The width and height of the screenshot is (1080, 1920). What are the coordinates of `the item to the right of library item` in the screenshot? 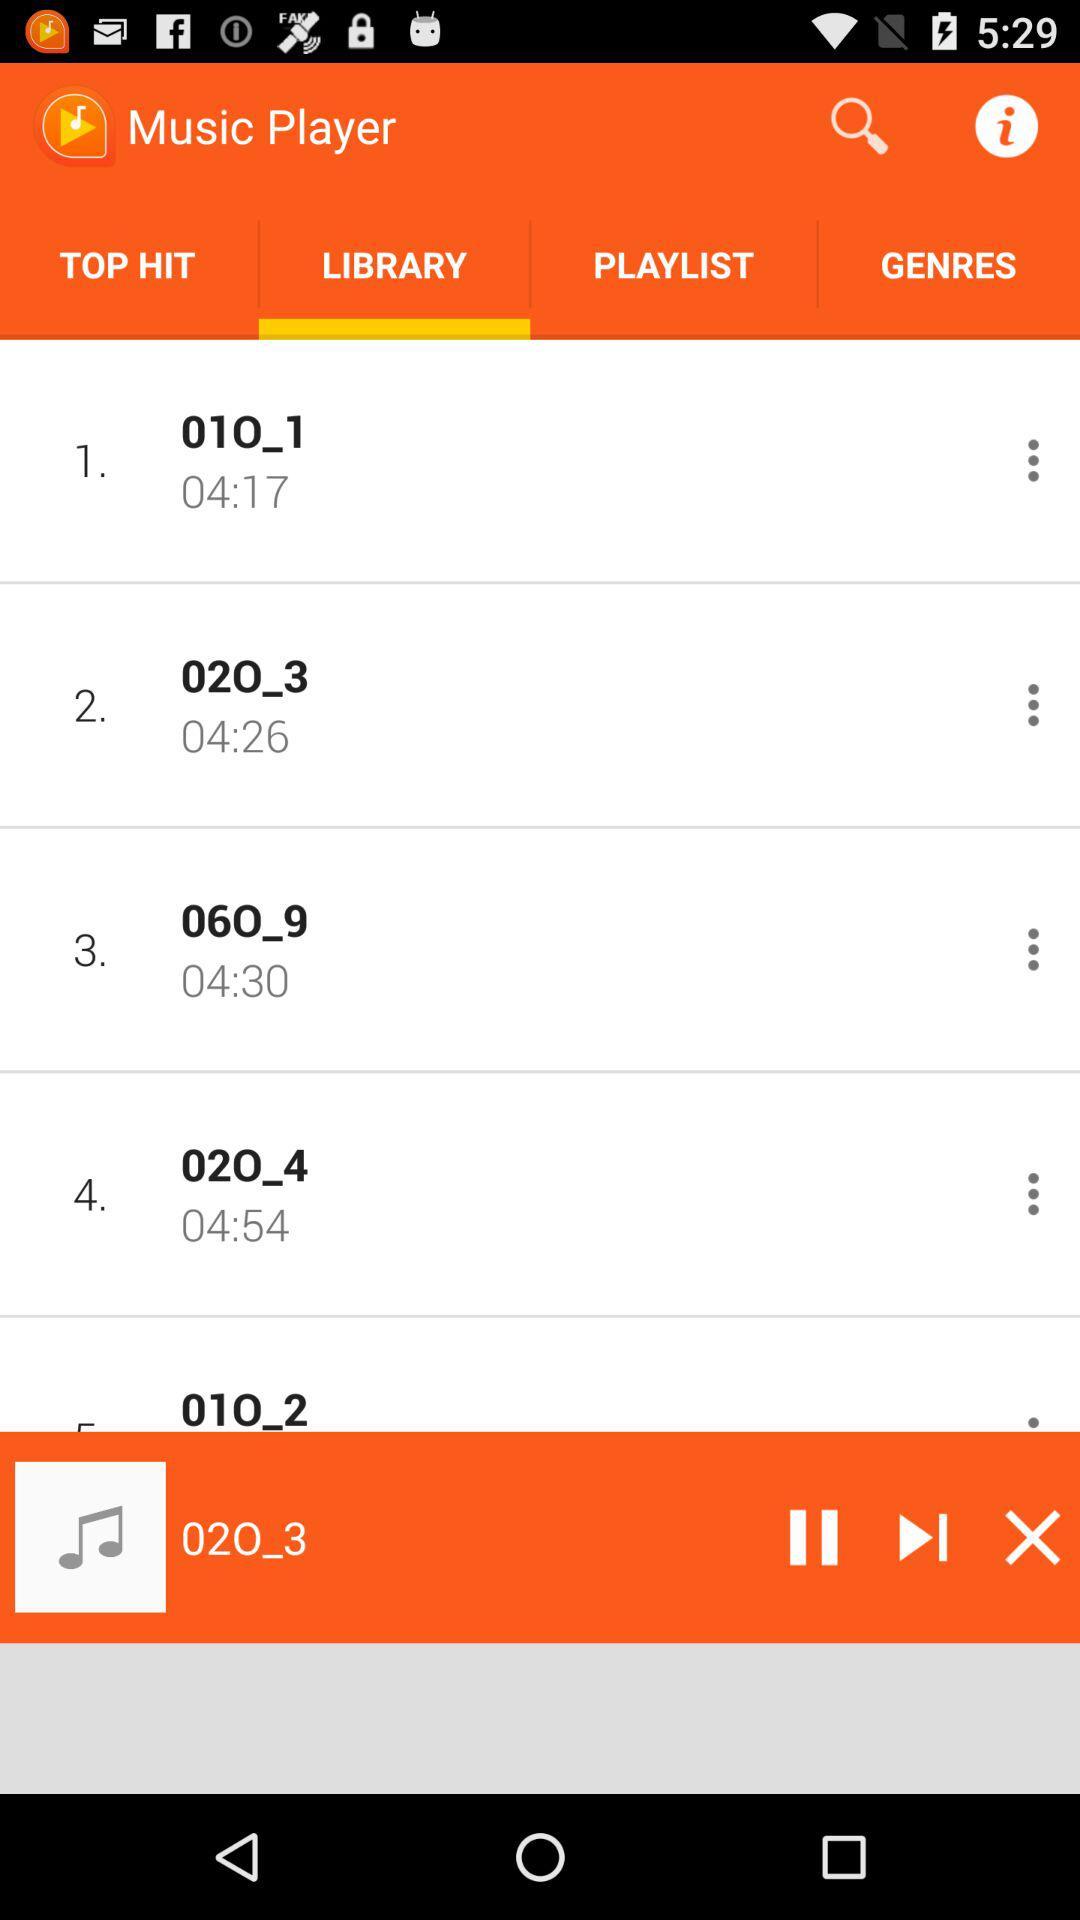 It's located at (858, 124).